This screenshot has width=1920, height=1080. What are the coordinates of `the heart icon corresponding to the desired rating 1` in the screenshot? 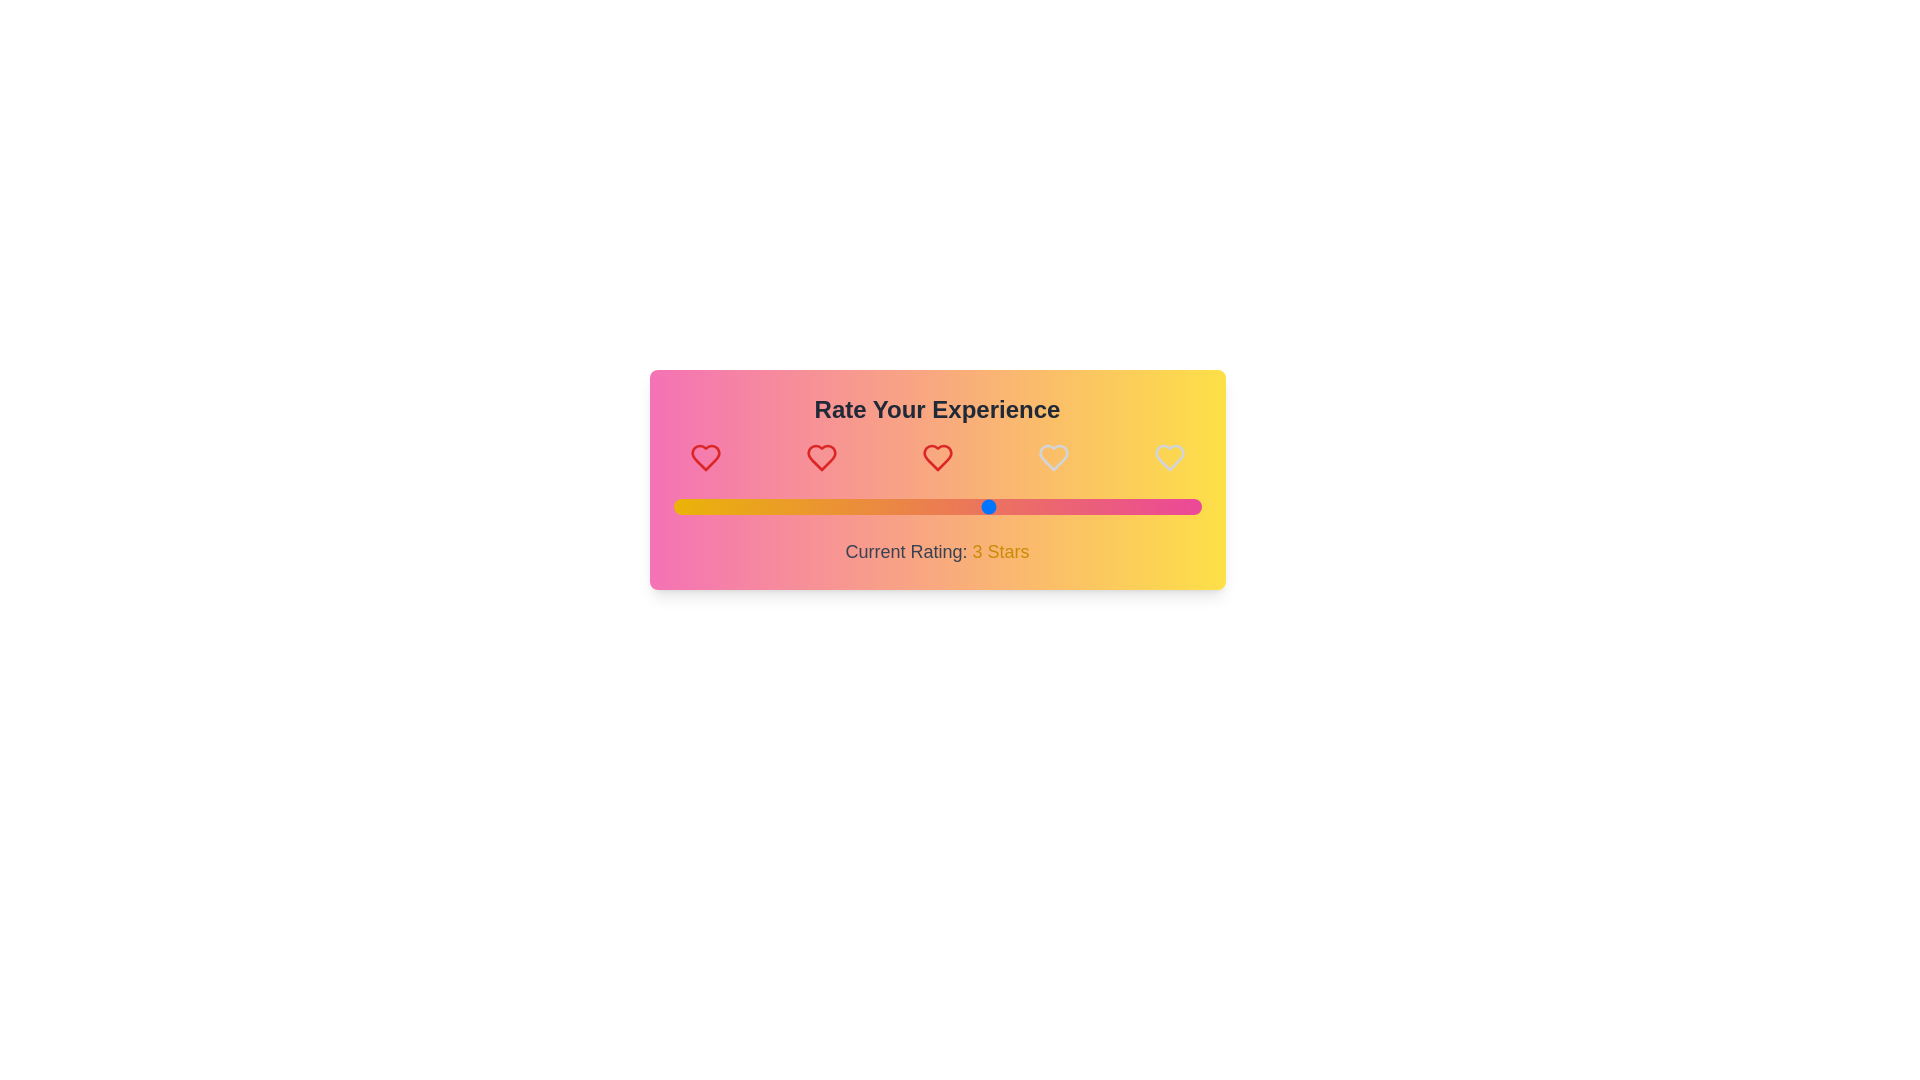 It's located at (705, 458).